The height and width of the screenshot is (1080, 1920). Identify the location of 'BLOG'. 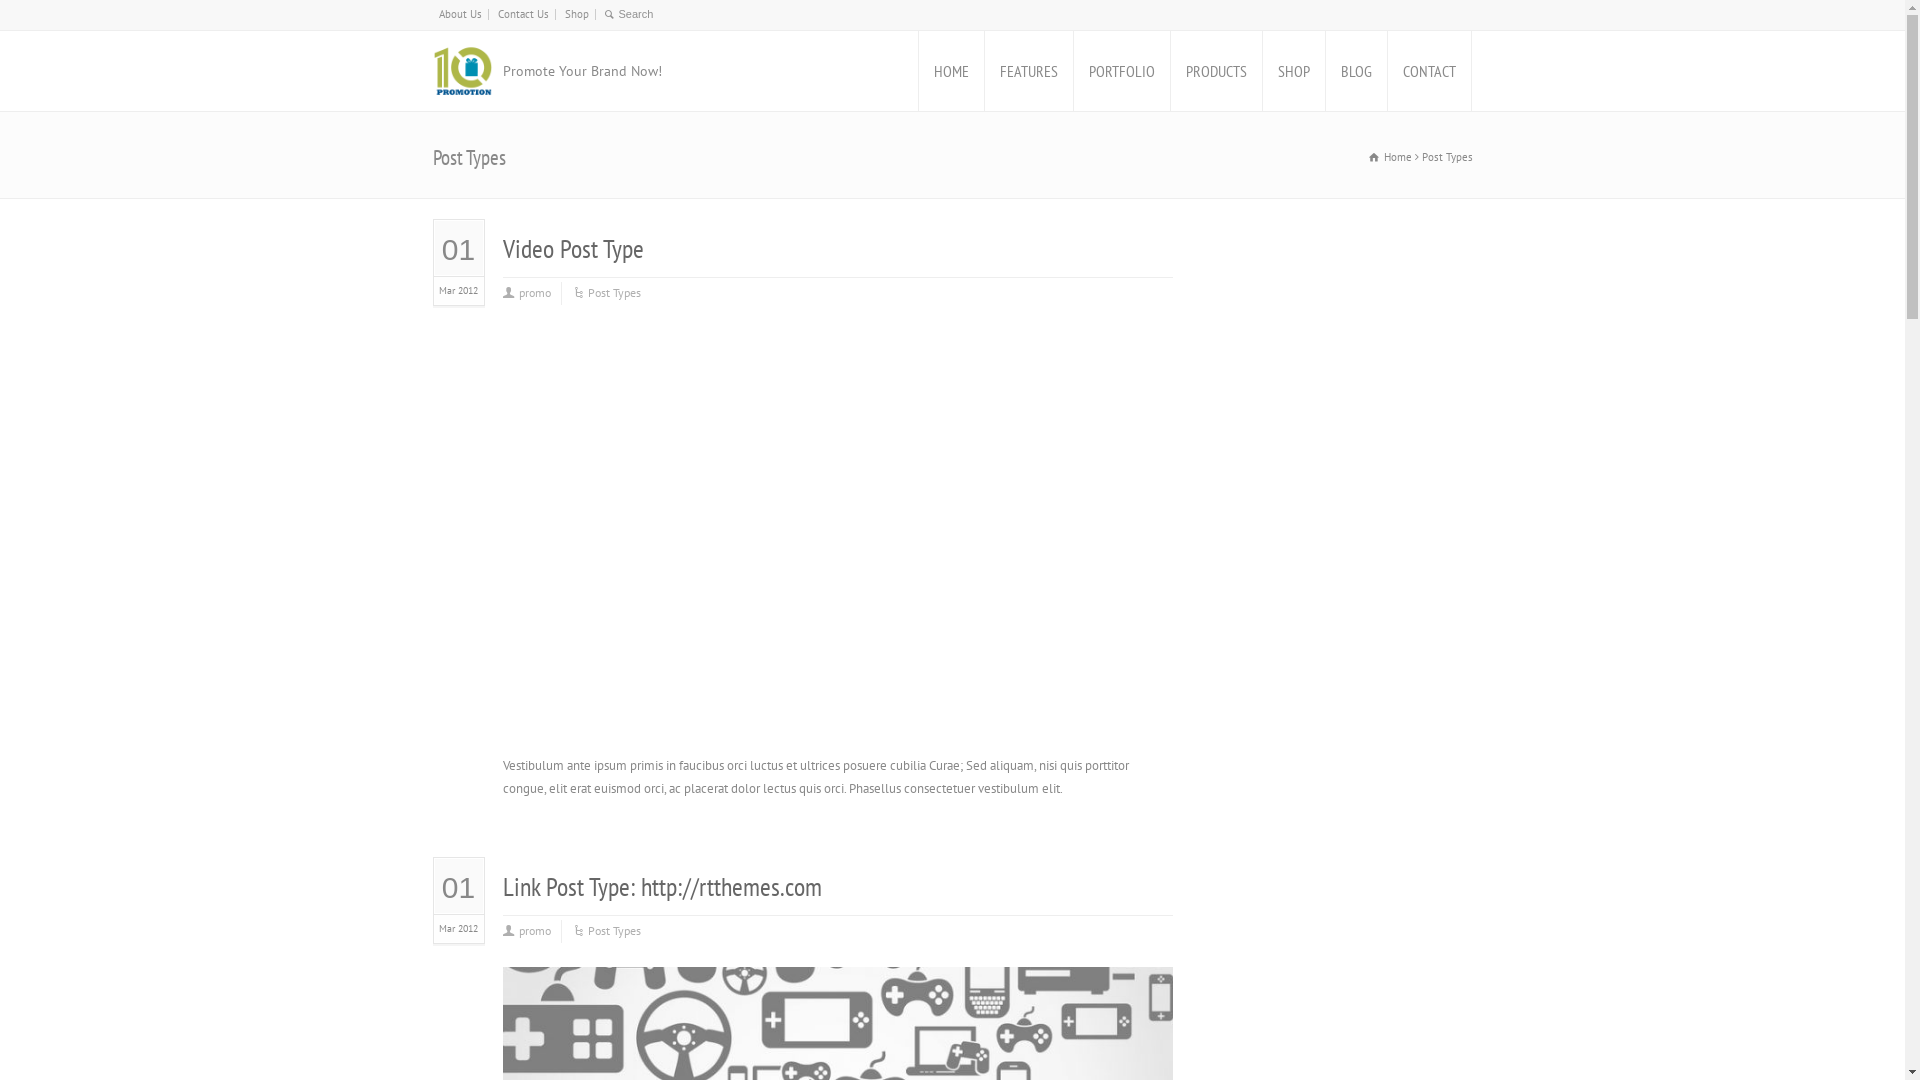
(1356, 69).